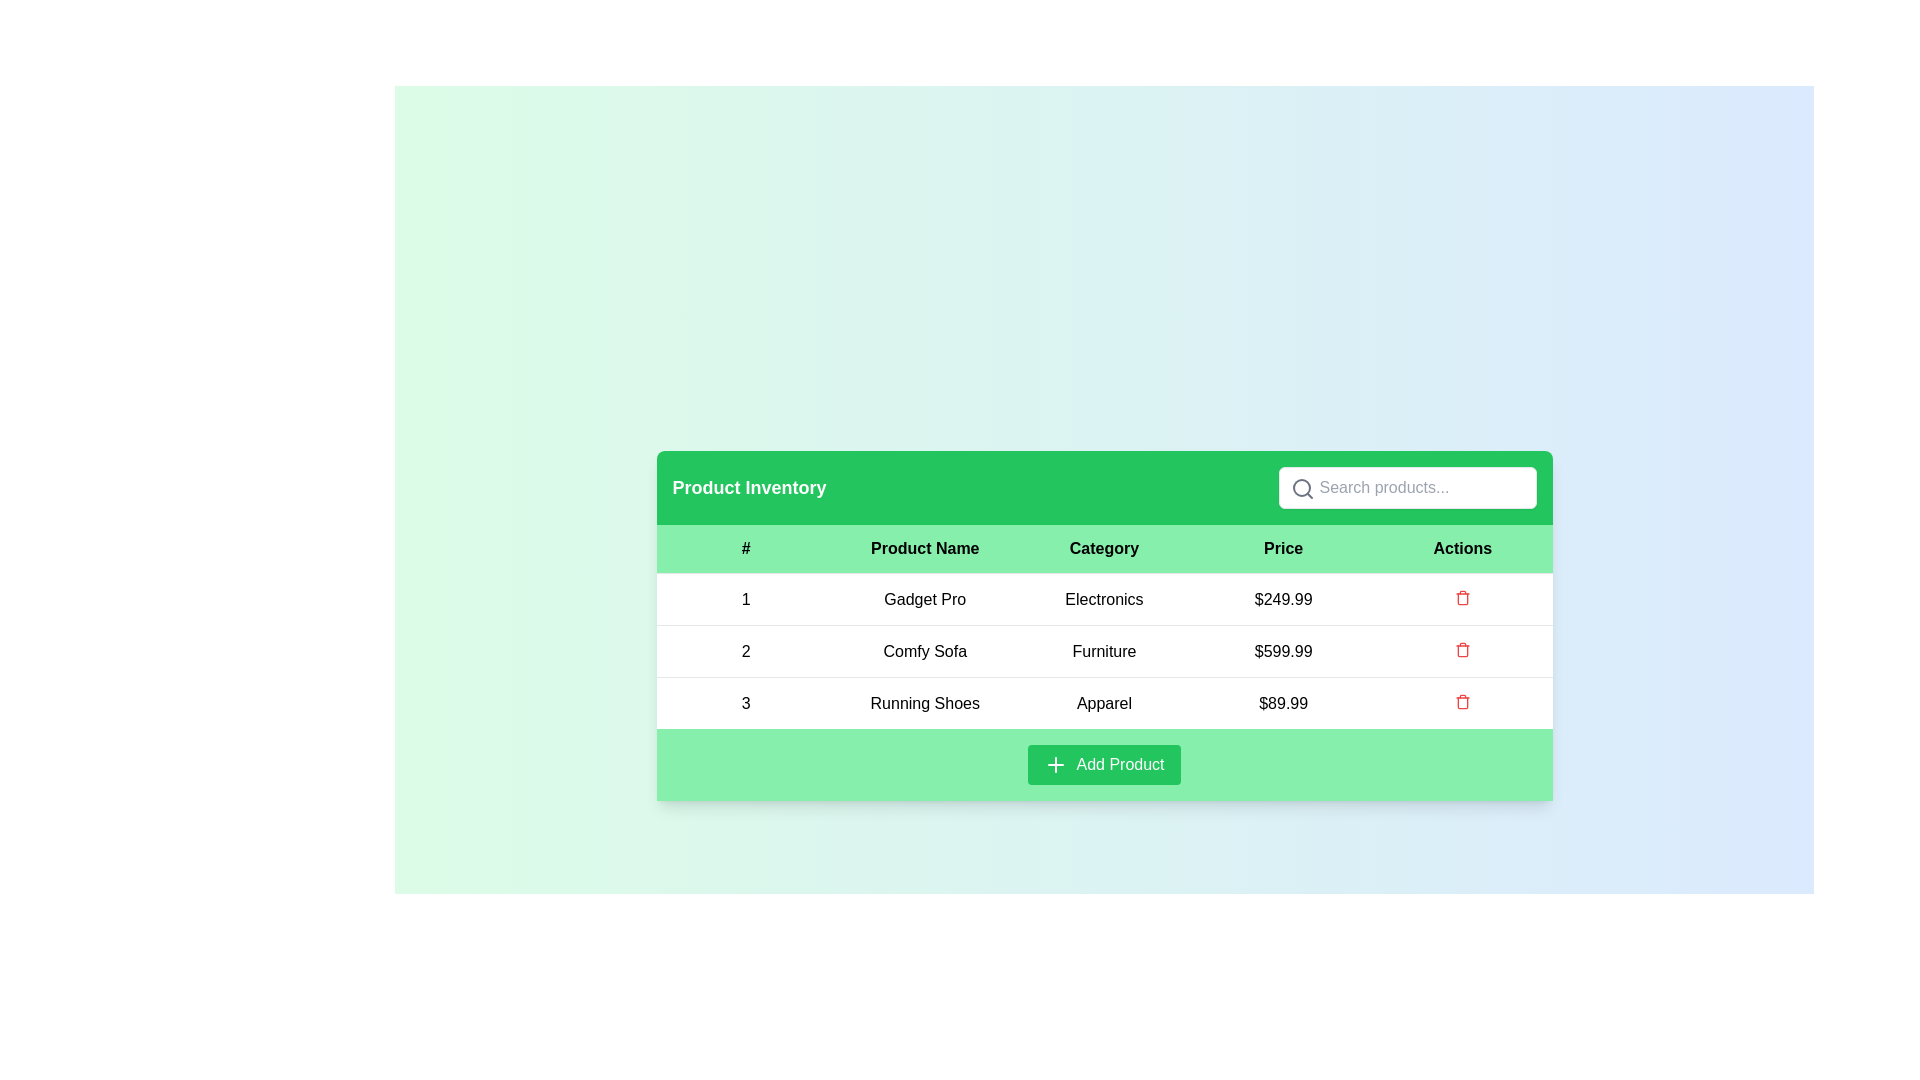 This screenshot has width=1920, height=1080. What do you see at coordinates (1462, 701) in the screenshot?
I see `the small red trash can icon` at bounding box center [1462, 701].